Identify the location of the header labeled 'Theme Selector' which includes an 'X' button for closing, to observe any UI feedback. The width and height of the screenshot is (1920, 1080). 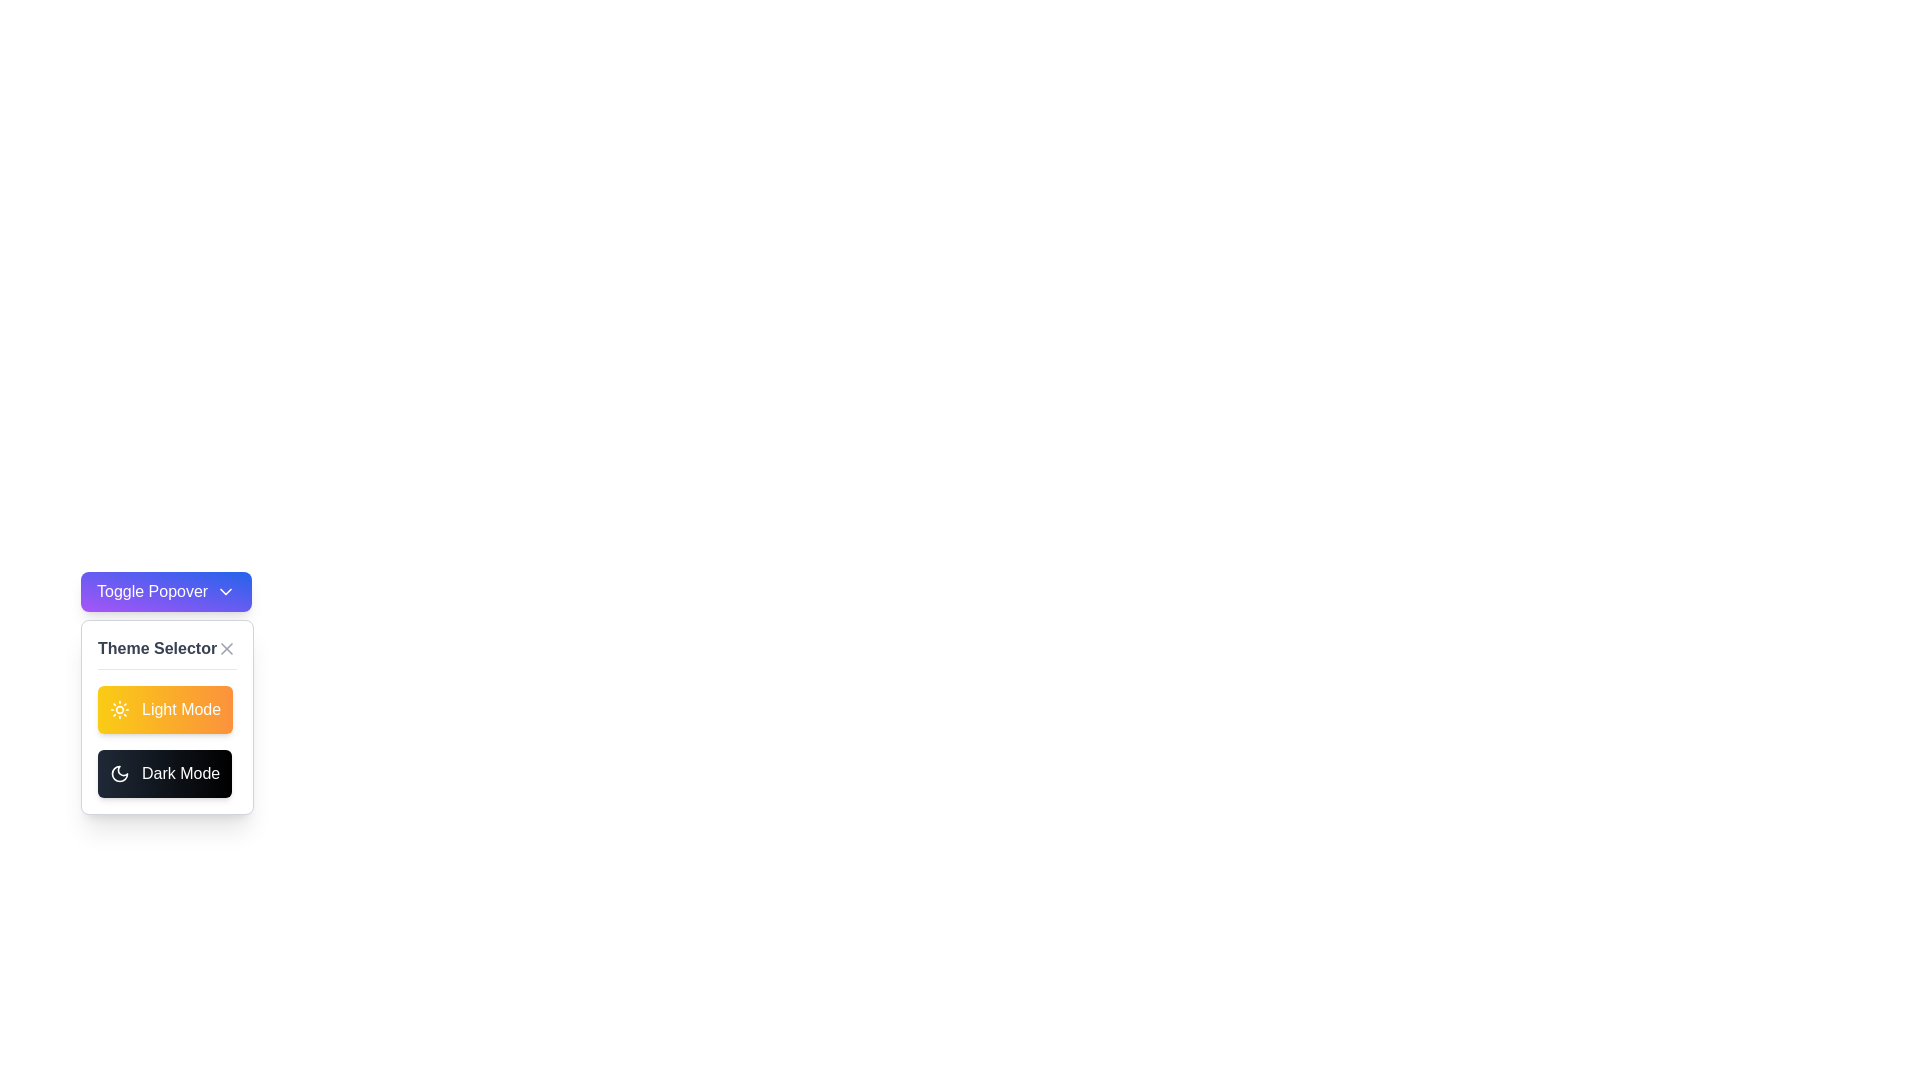
(167, 653).